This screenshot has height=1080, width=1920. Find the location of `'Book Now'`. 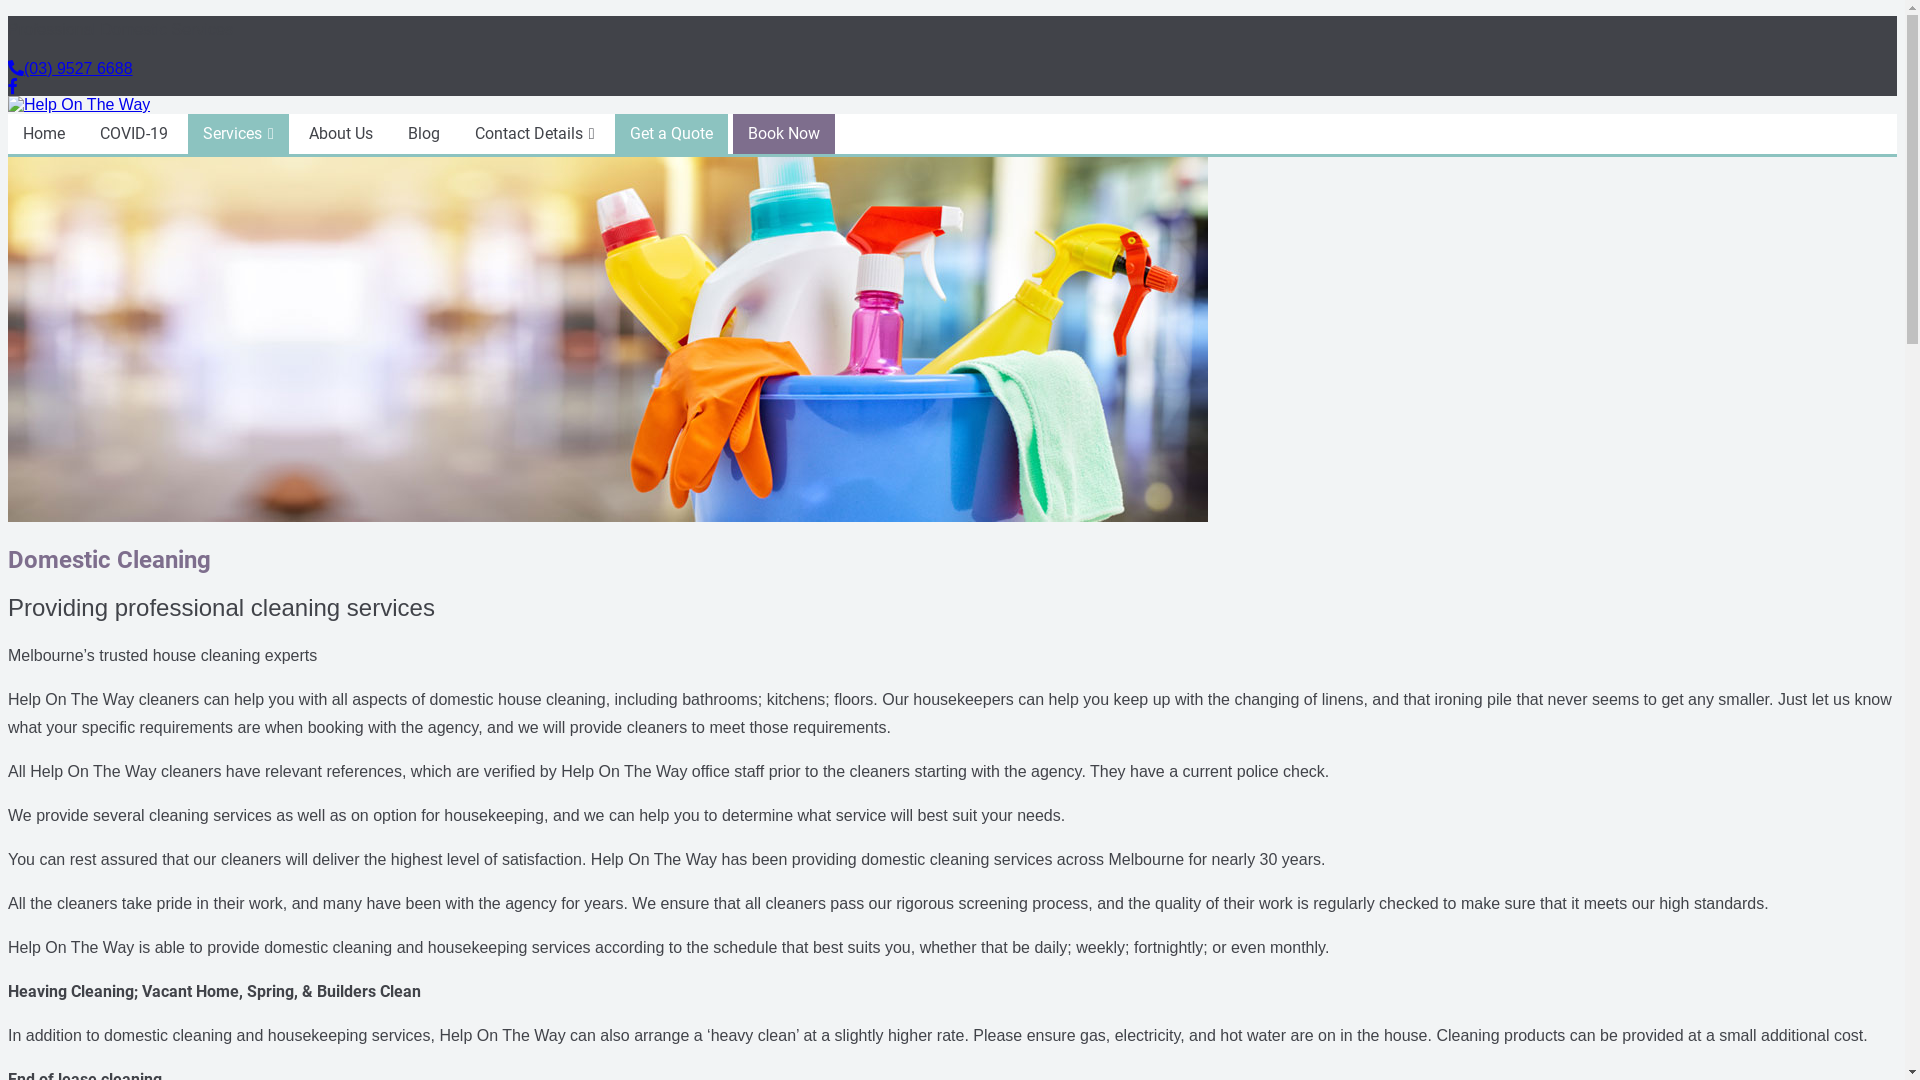

'Book Now' is located at coordinates (782, 134).